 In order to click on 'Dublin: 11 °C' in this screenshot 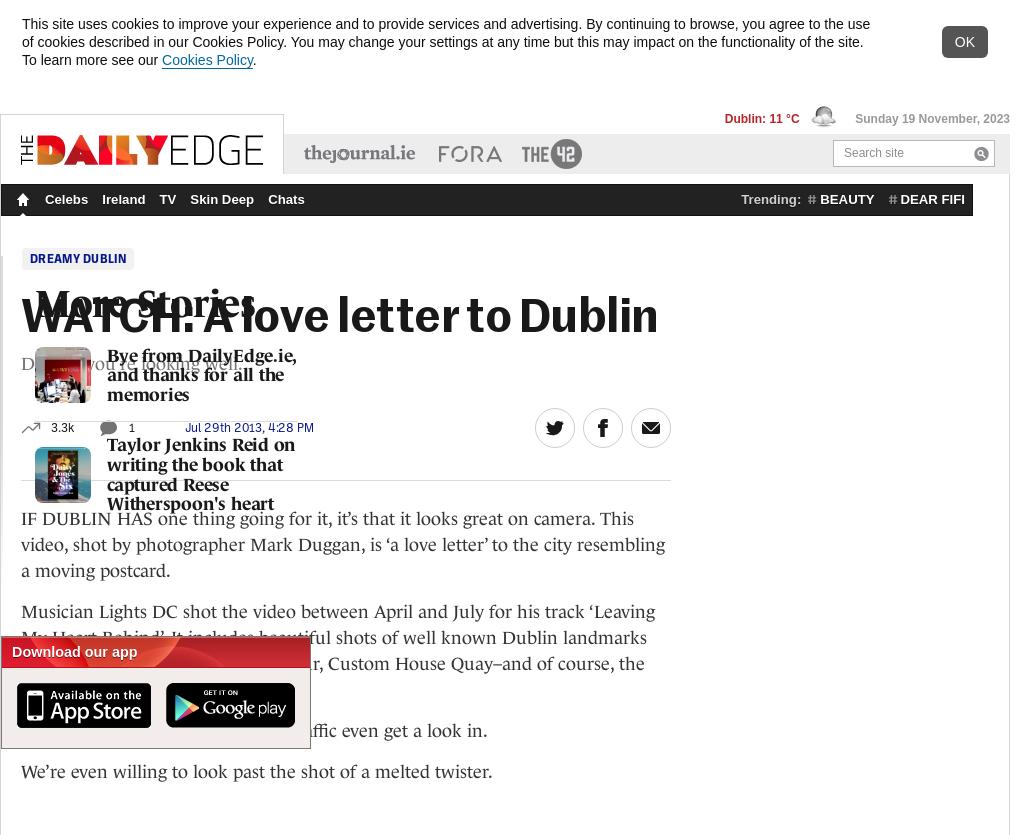, I will do `click(762, 117)`.